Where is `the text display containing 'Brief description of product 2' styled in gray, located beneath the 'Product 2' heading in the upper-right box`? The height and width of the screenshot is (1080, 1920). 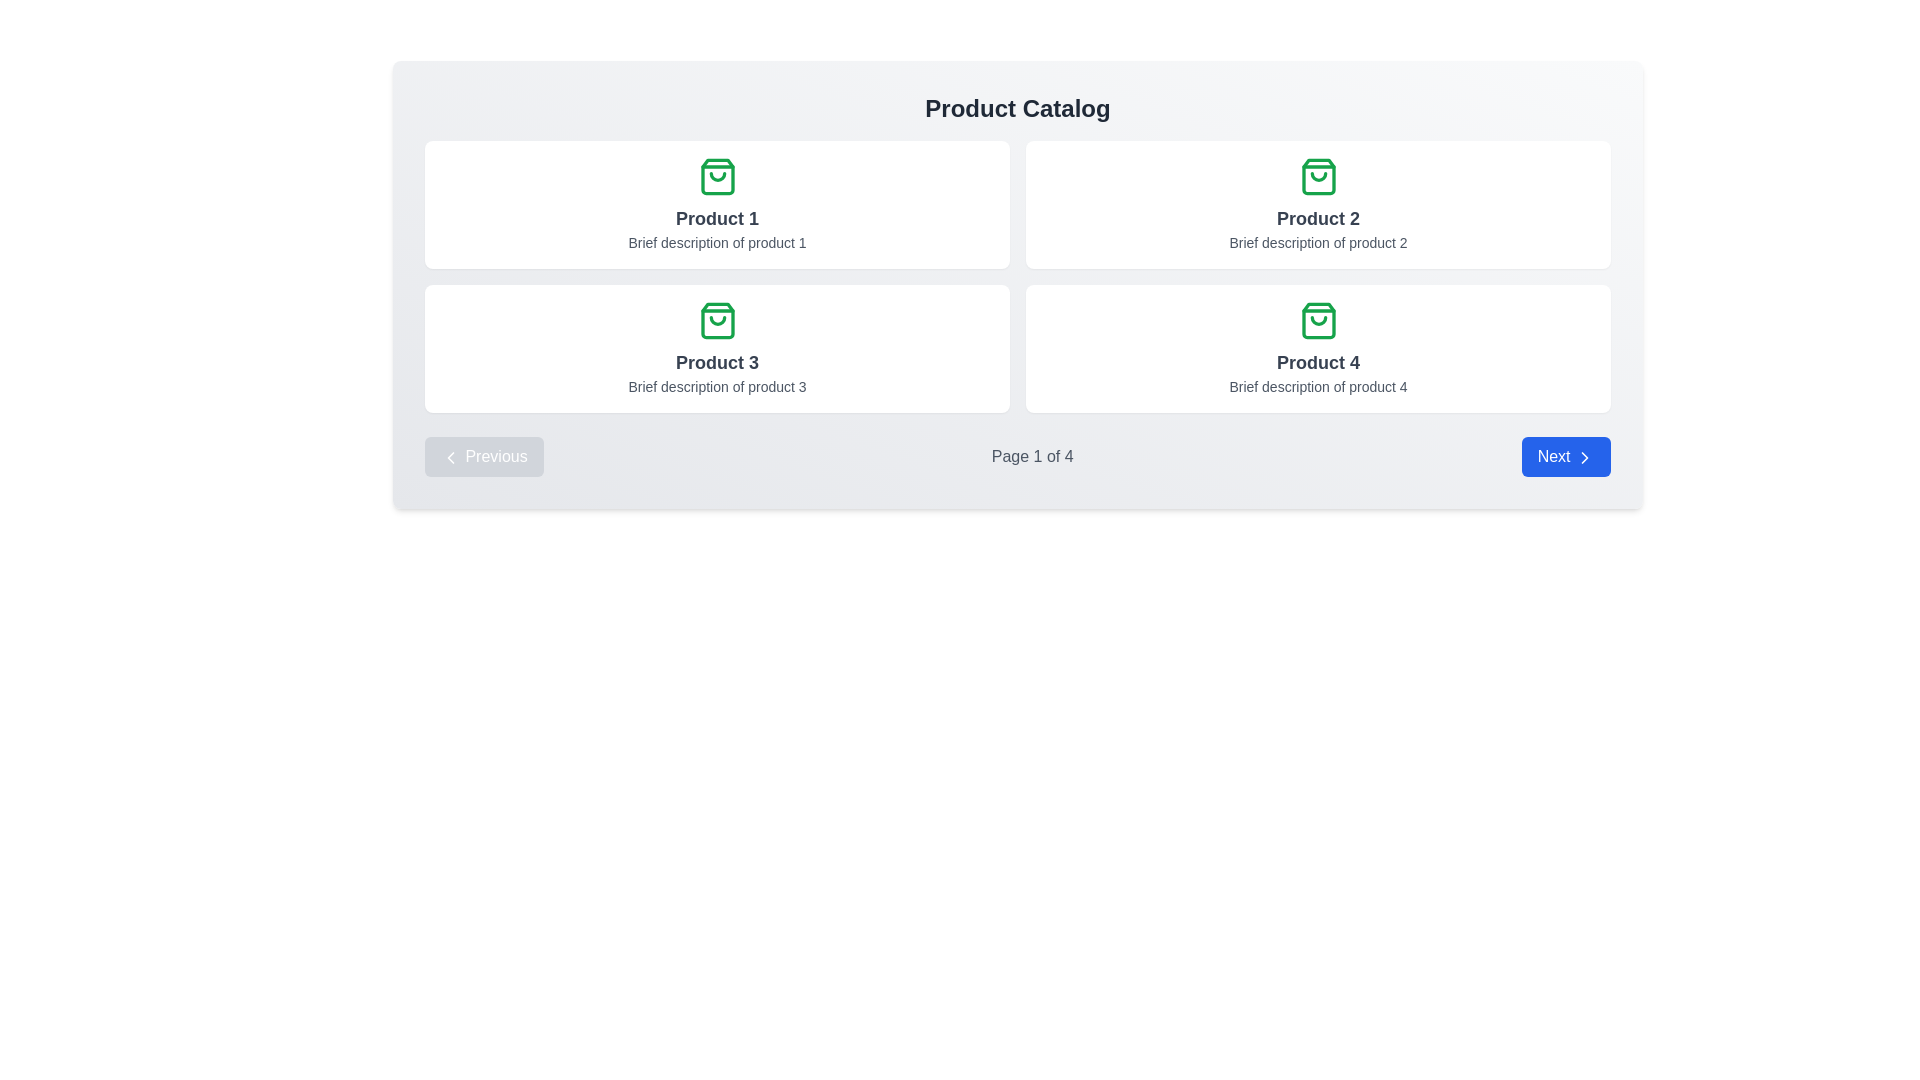 the text display containing 'Brief description of product 2' styled in gray, located beneath the 'Product 2' heading in the upper-right box is located at coordinates (1318, 242).